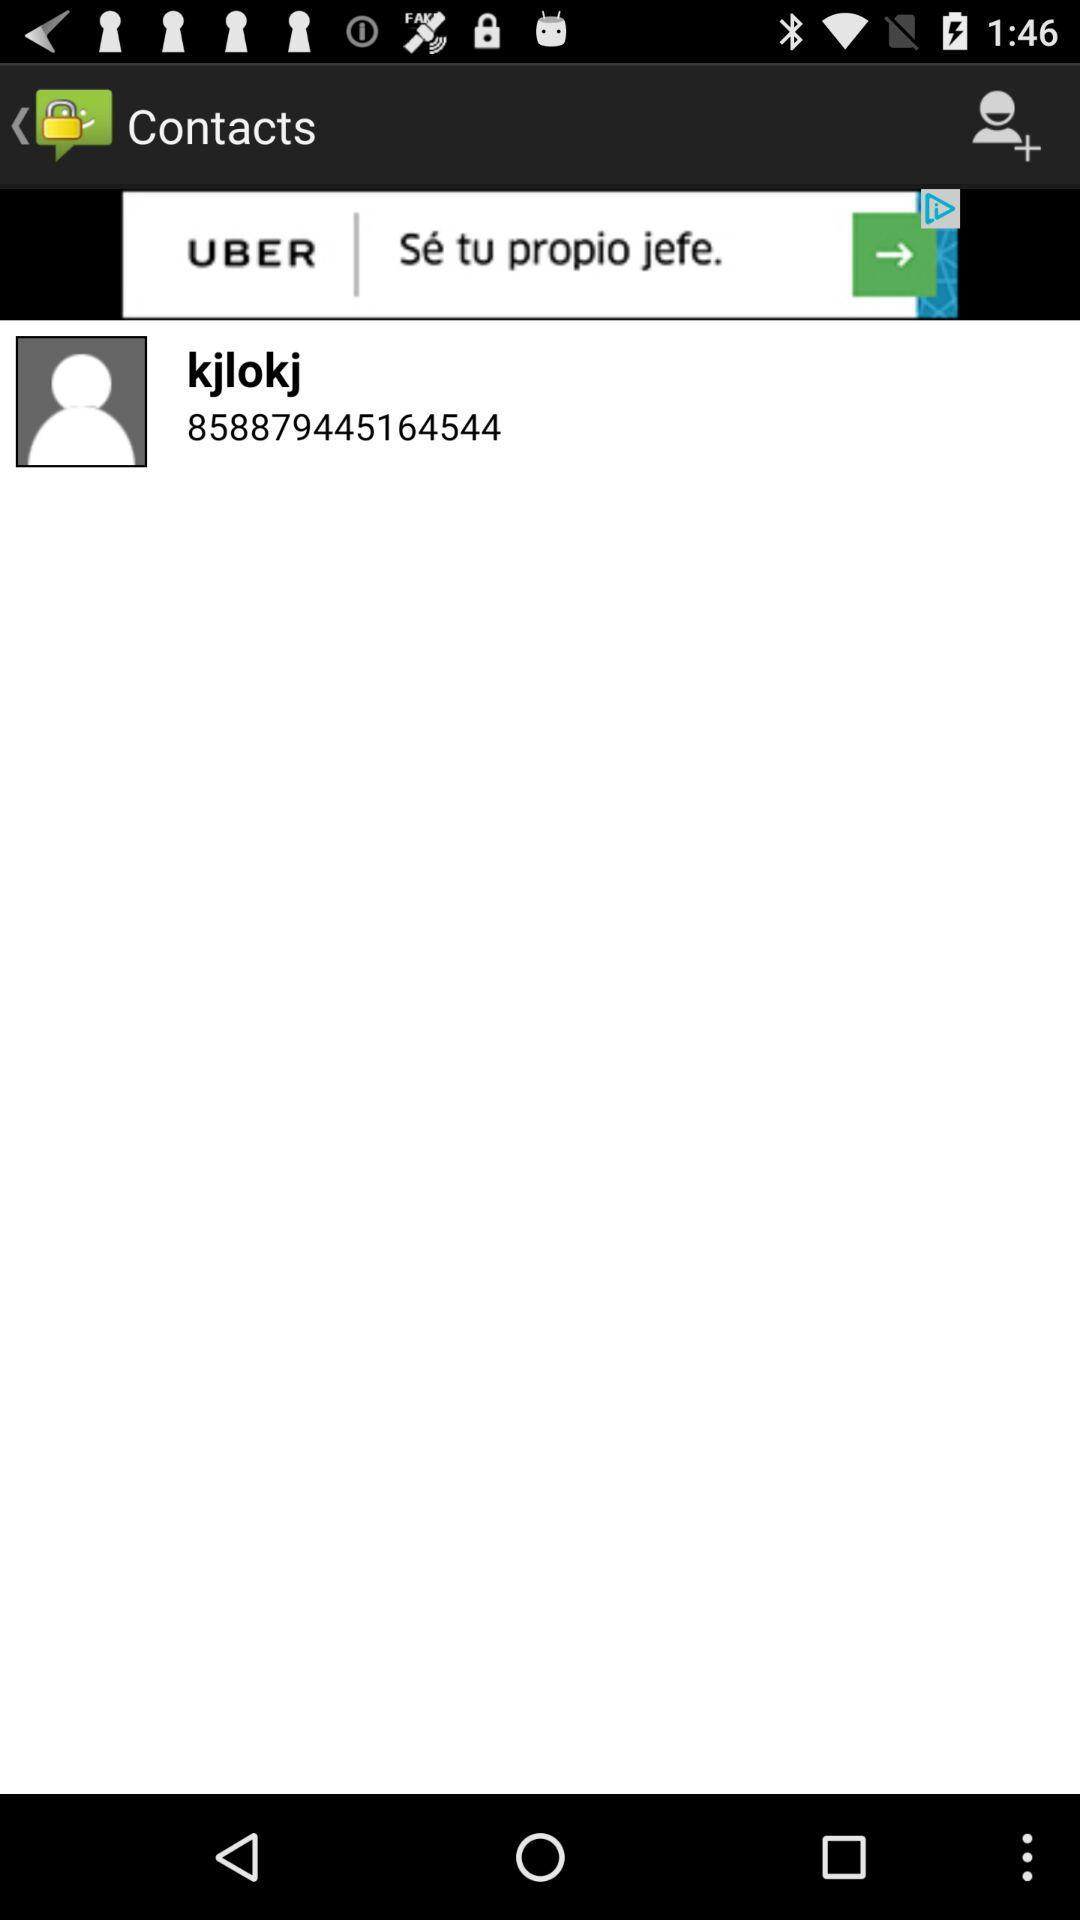 The width and height of the screenshot is (1080, 1920). Describe the element at coordinates (540, 253) in the screenshot. I see `uber` at that location.